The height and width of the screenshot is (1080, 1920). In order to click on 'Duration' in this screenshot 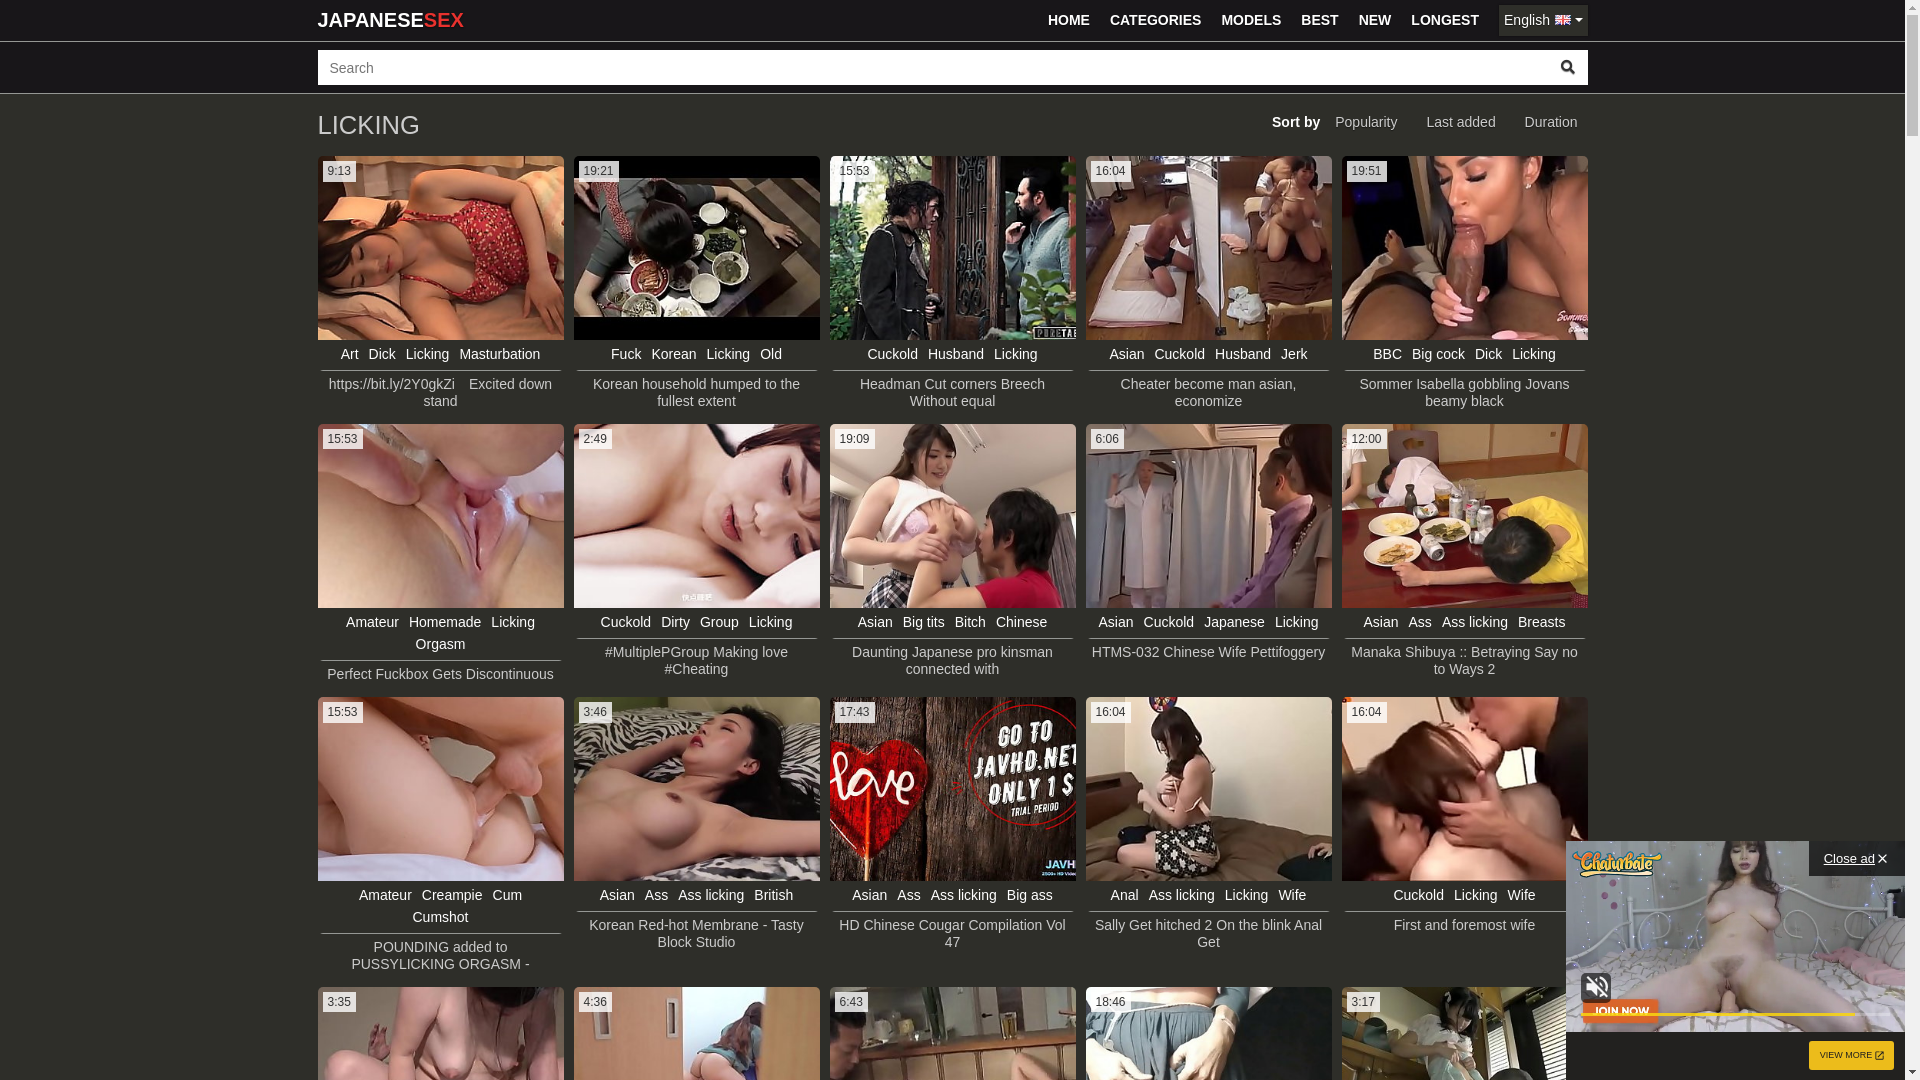, I will do `click(1550, 122)`.